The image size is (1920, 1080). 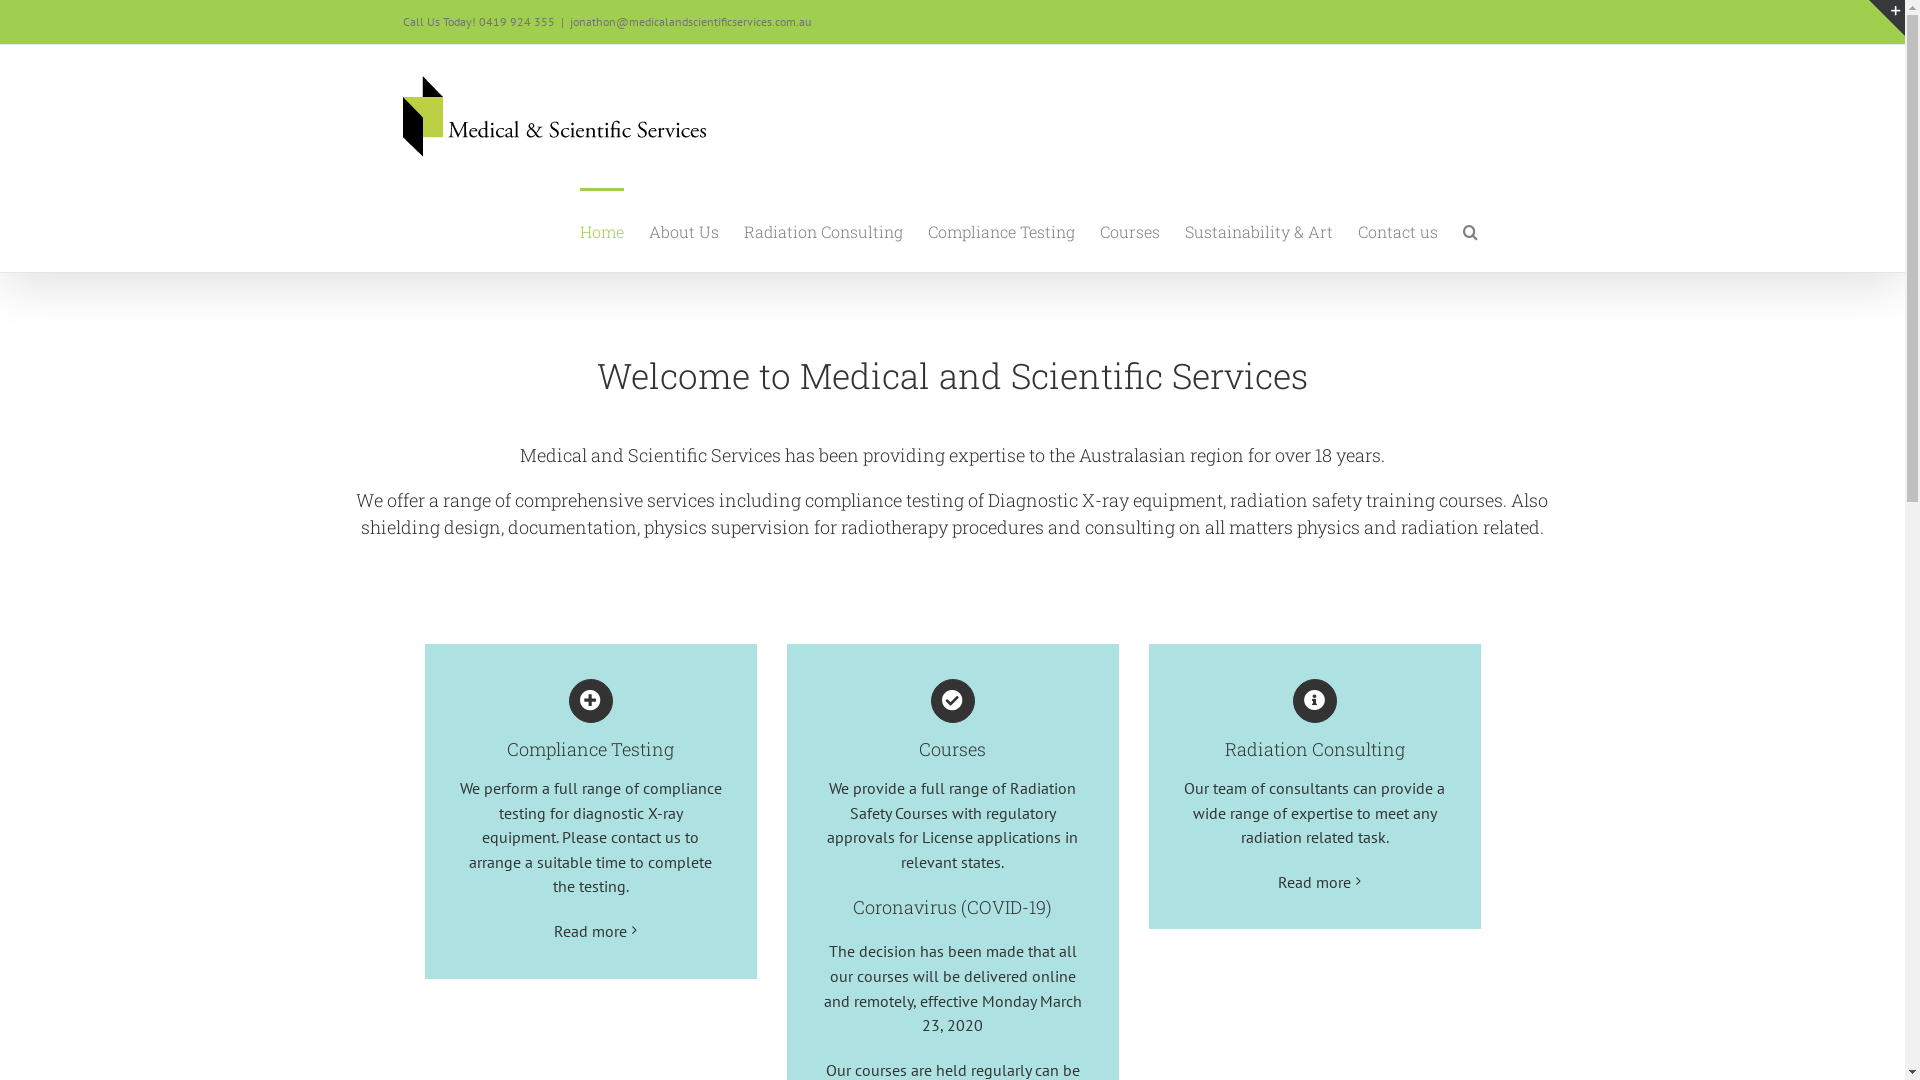 What do you see at coordinates (1885, 18) in the screenshot?
I see `'Toggle Sliding Bar Area'` at bounding box center [1885, 18].